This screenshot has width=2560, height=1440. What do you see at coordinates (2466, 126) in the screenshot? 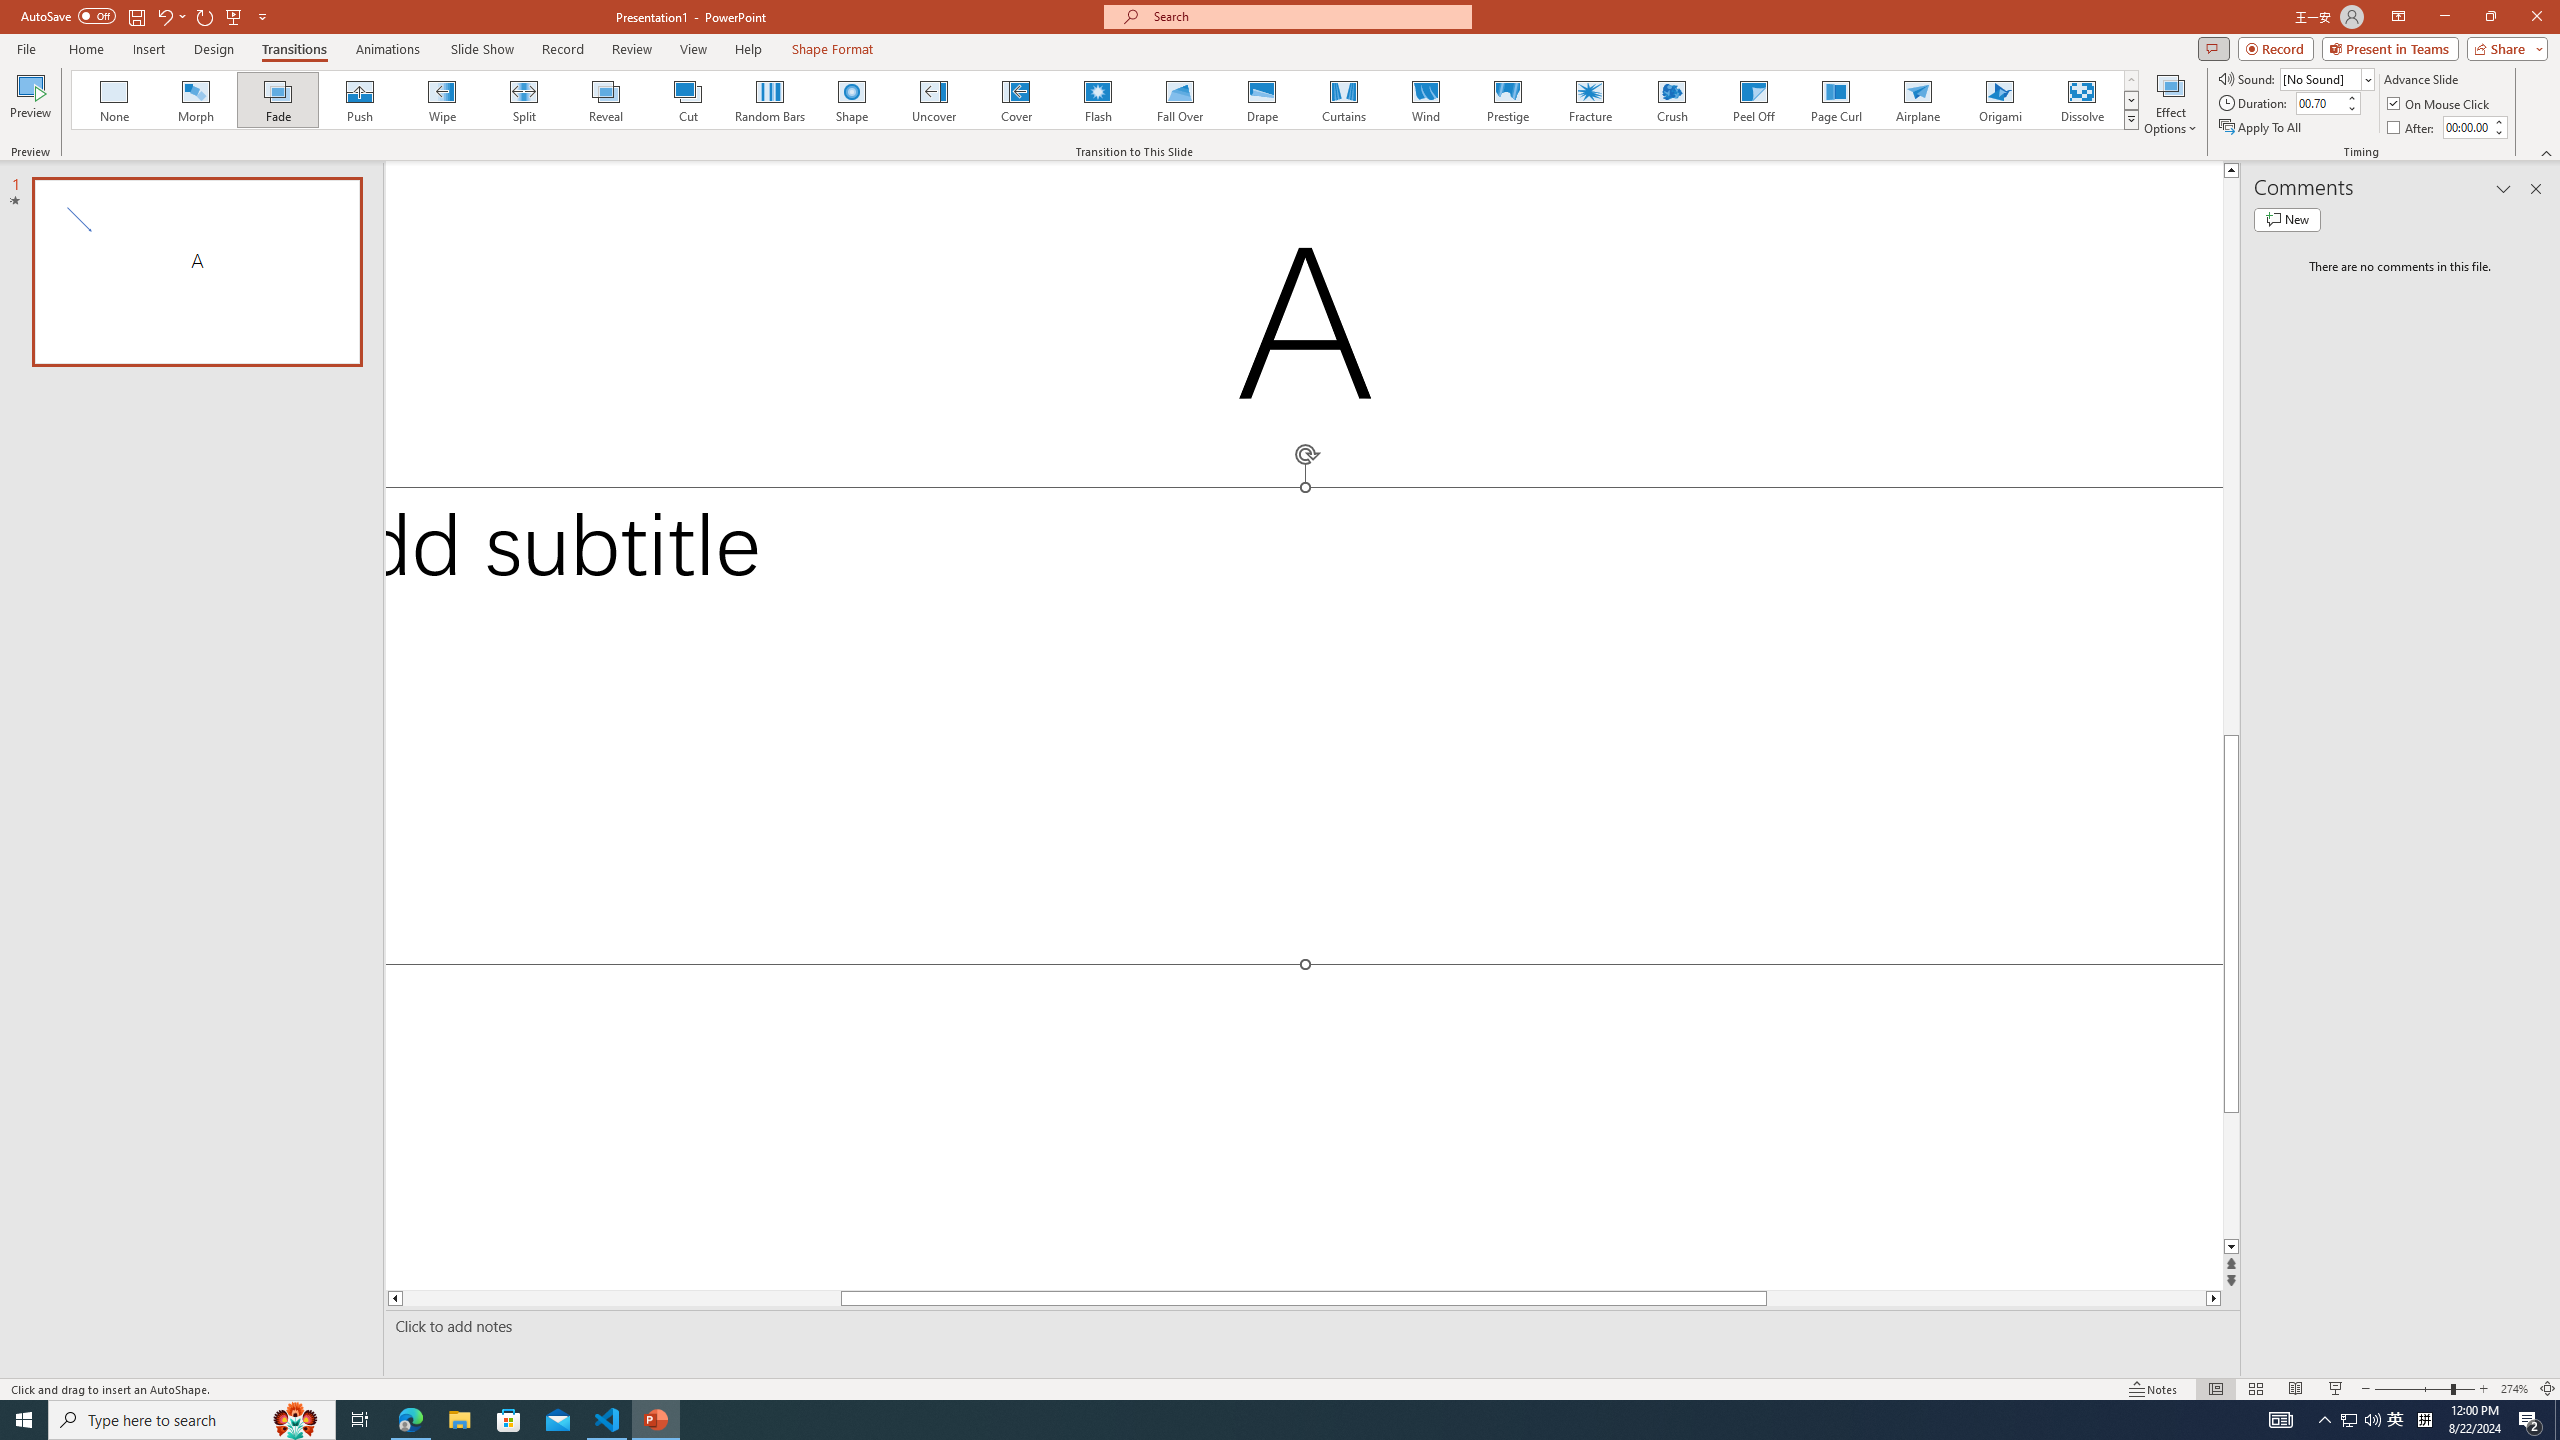
I see `'After'` at bounding box center [2466, 126].